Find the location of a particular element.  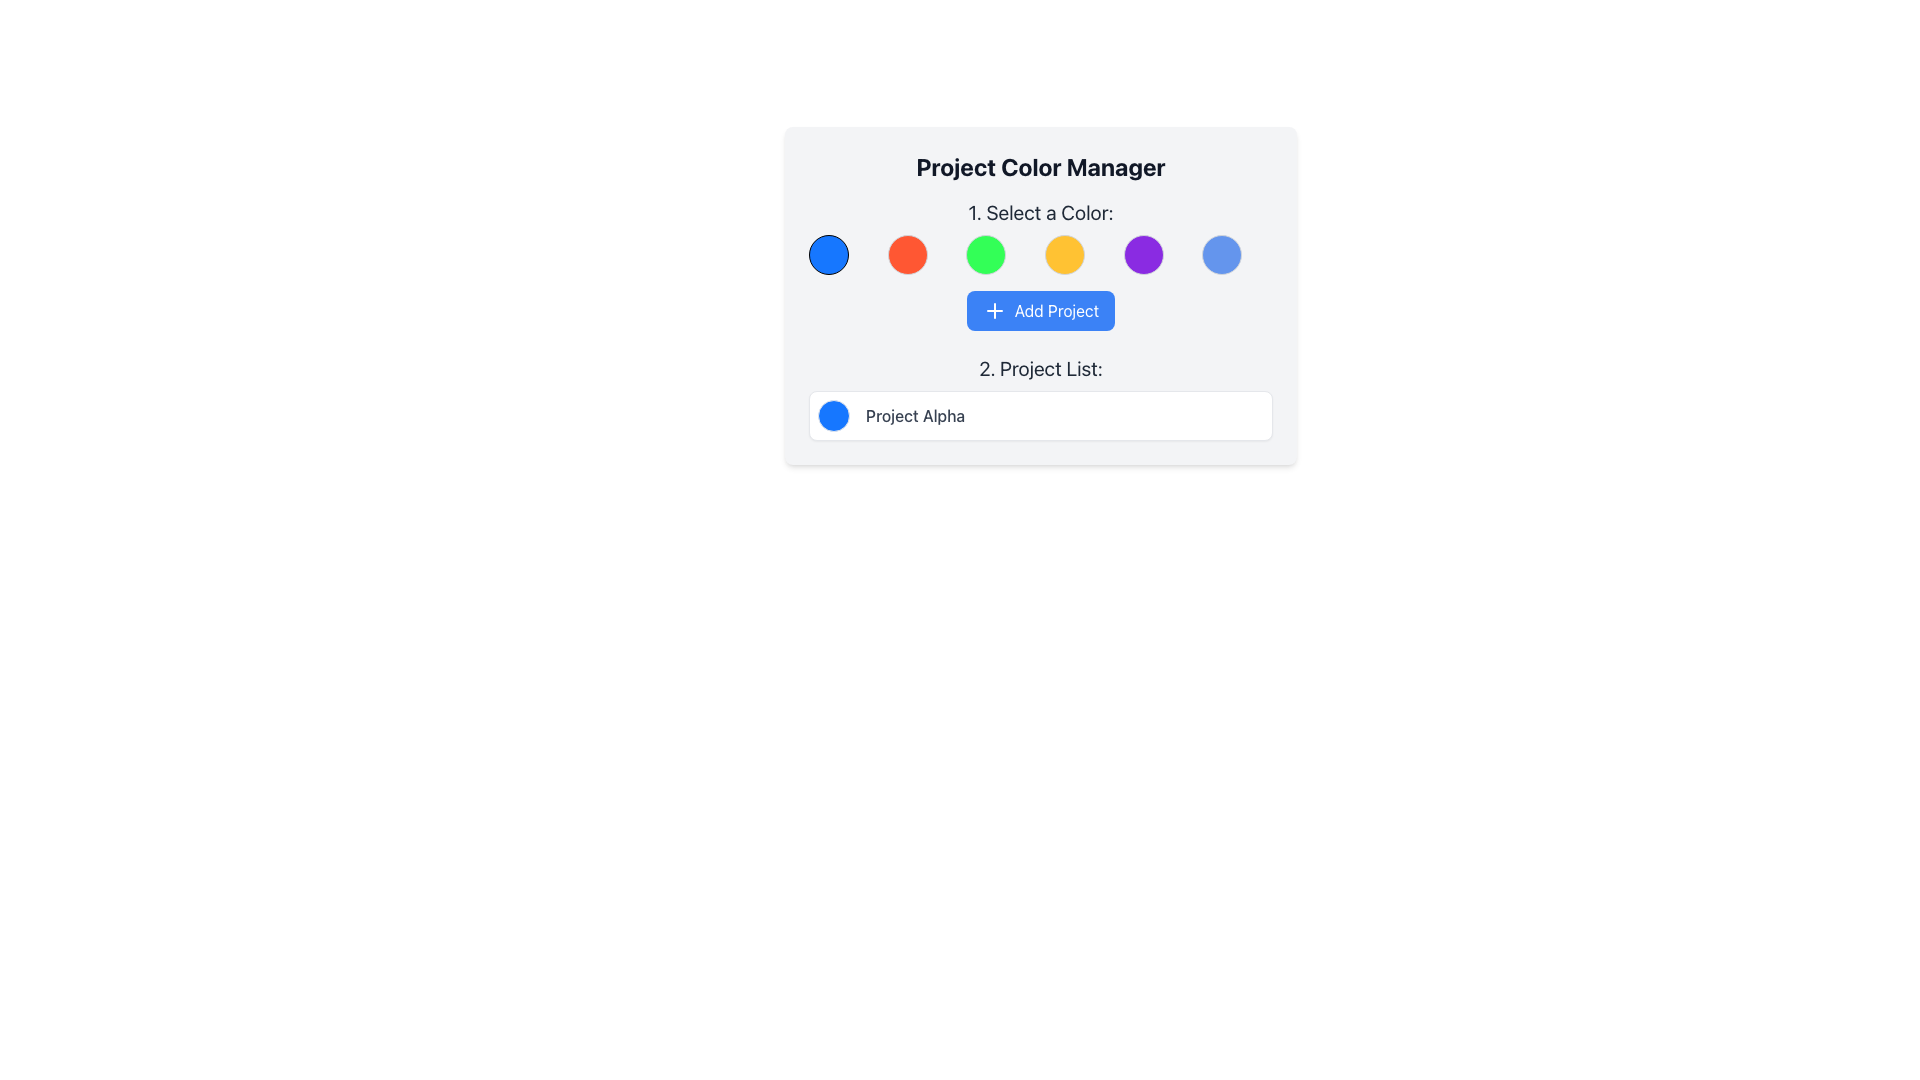

the third circular color option representing green is located at coordinates (986, 253).